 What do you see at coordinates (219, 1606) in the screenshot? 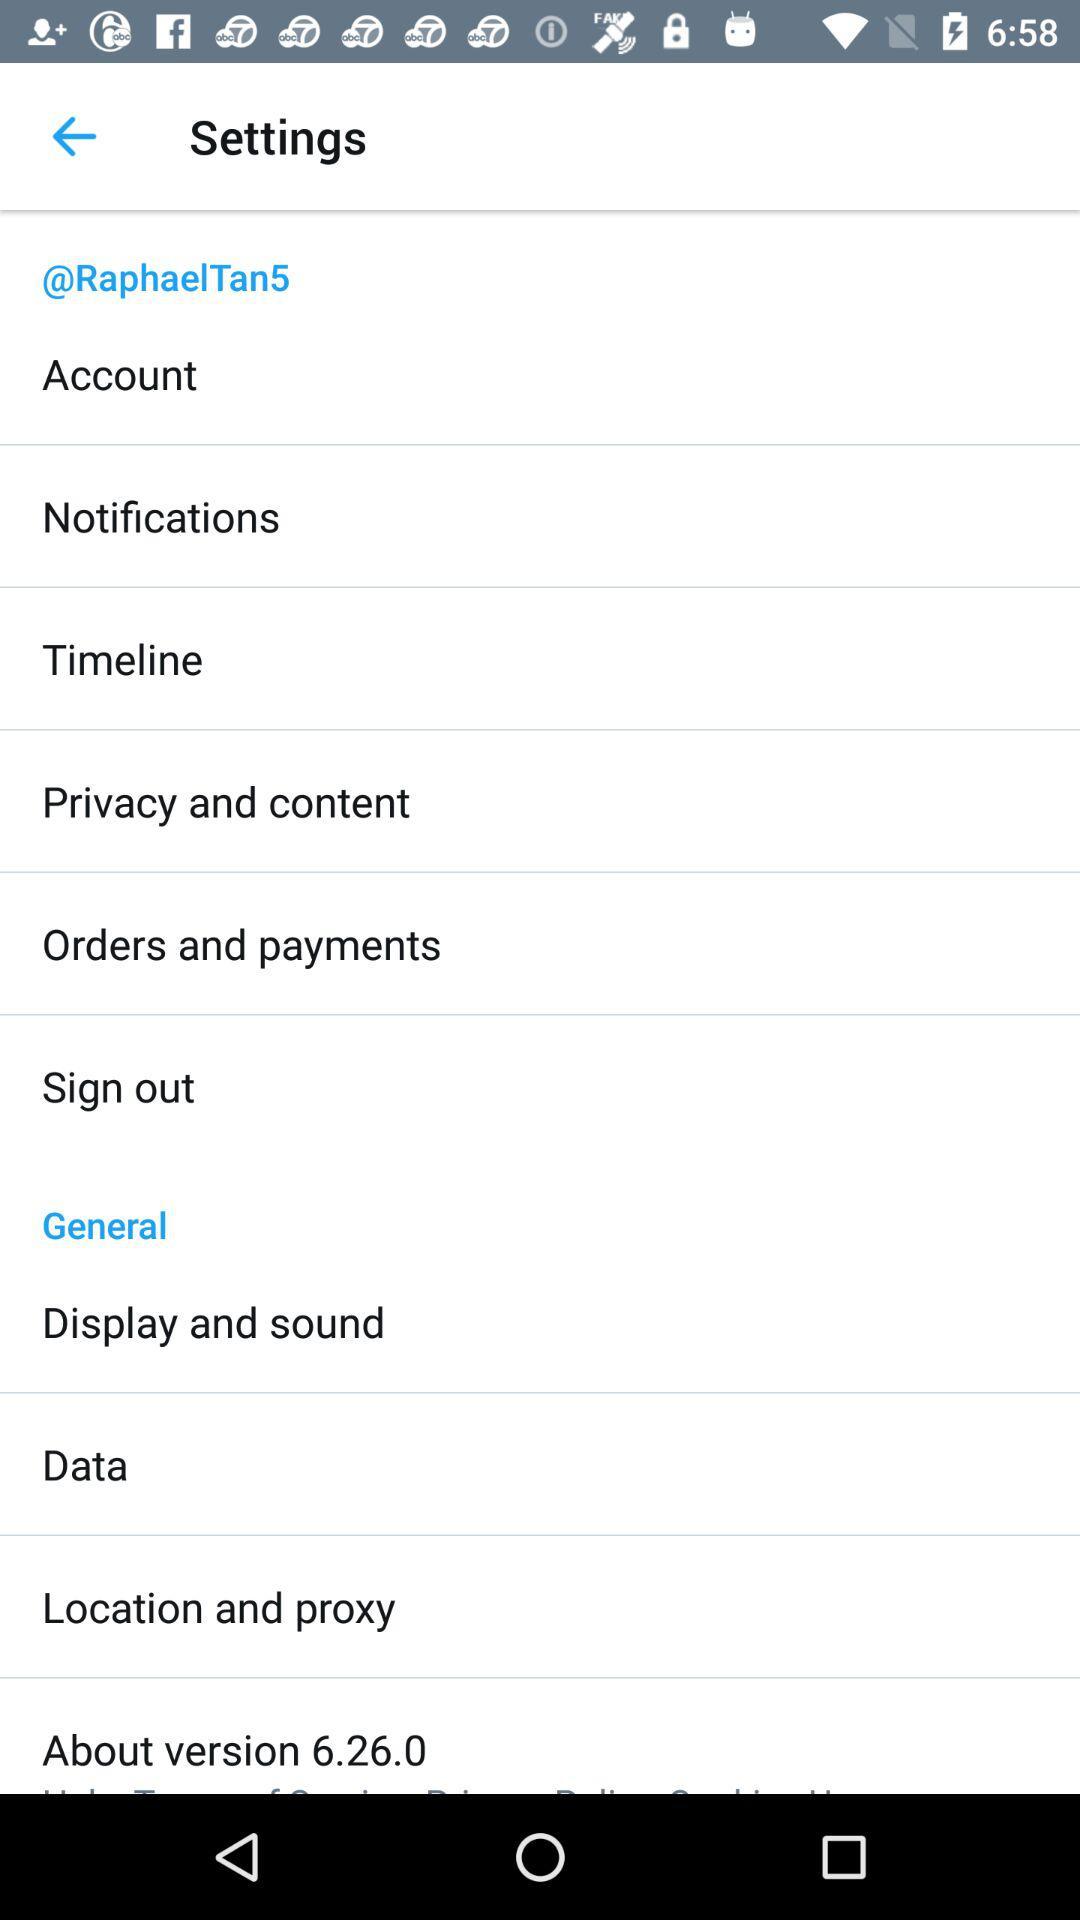
I see `the location and proxy icon` at bounding box center [219, 1606].